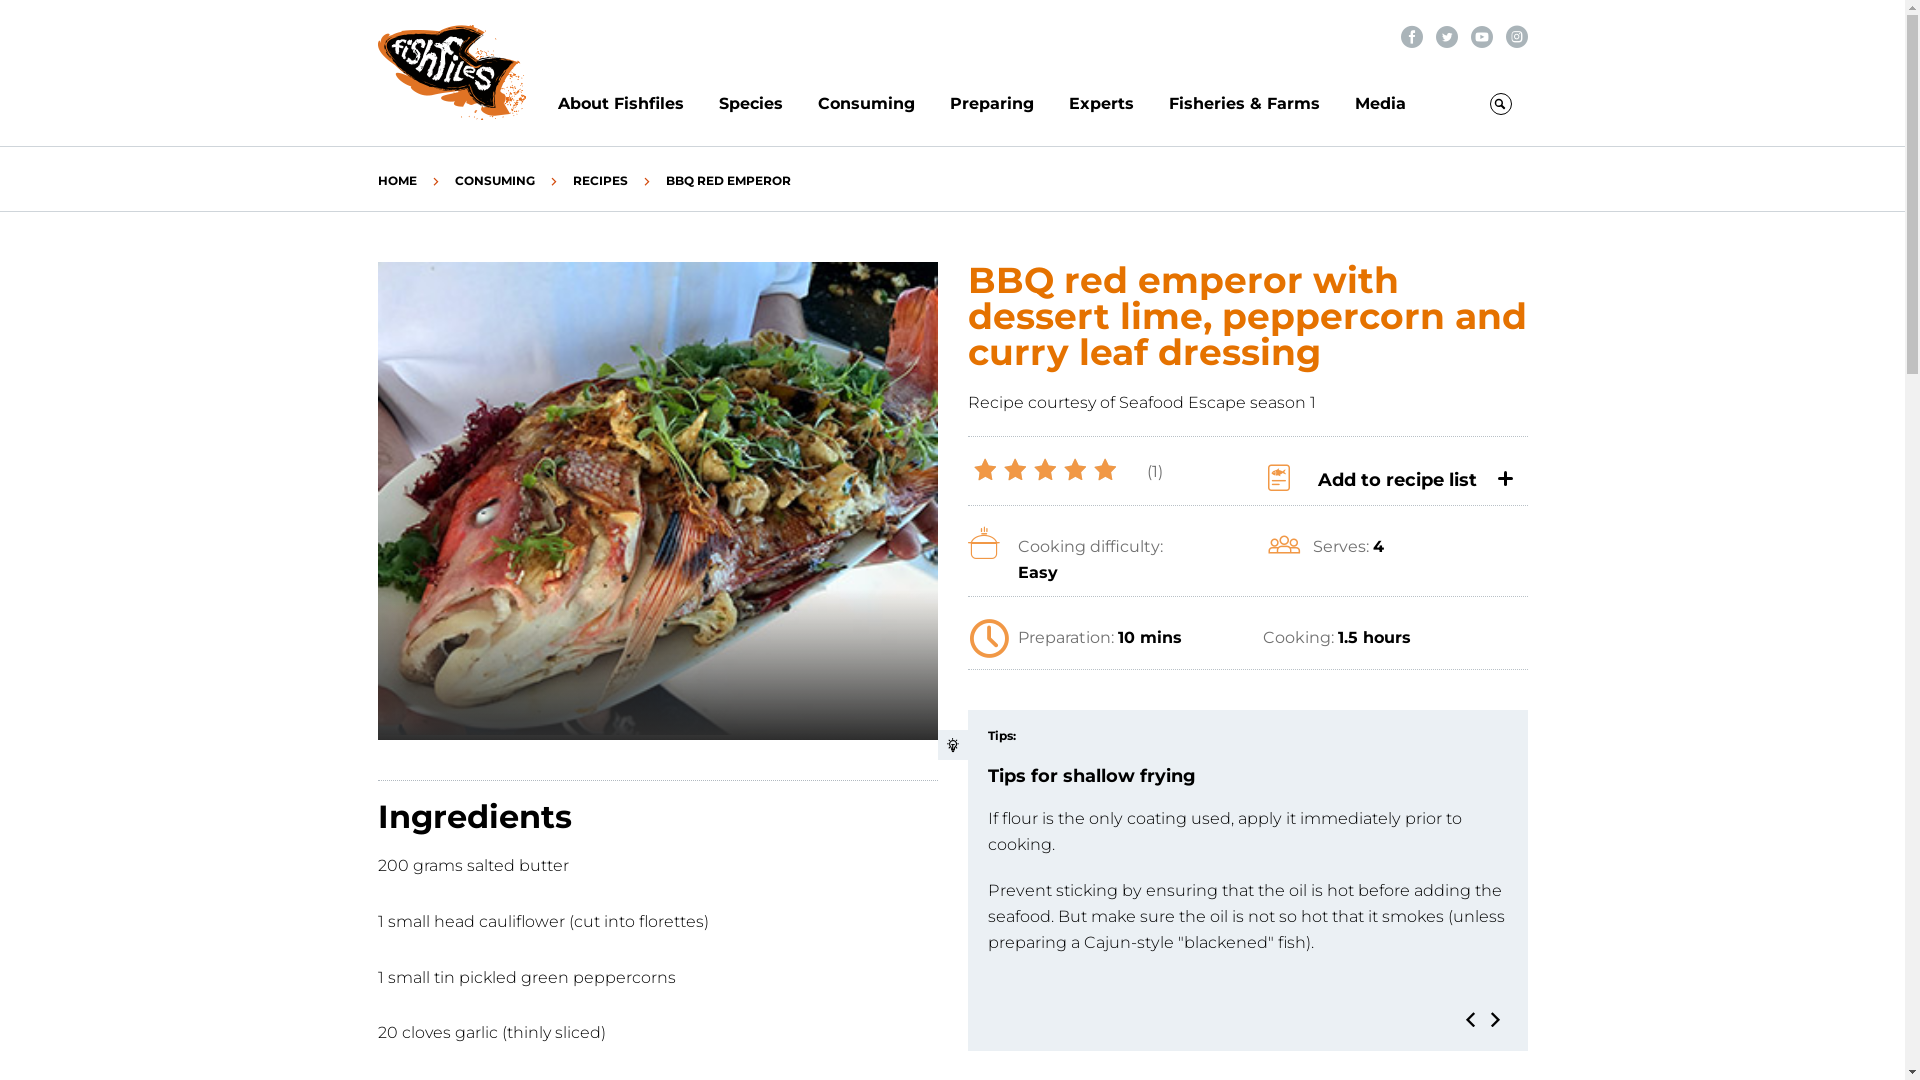  Describe the element at coordinates (766, 104) in the screenshot. I see `'Species'` at that location.